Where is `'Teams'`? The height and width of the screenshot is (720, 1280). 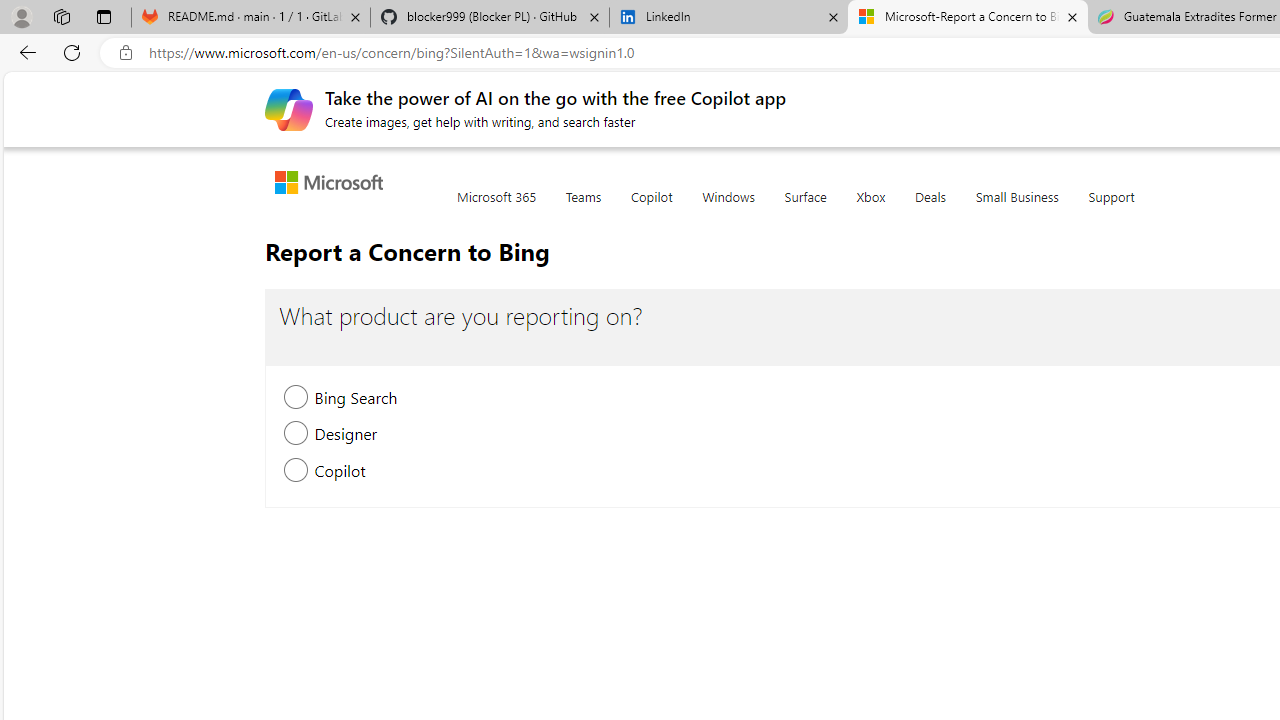
'Teams' is located at coordinates (582, 209).